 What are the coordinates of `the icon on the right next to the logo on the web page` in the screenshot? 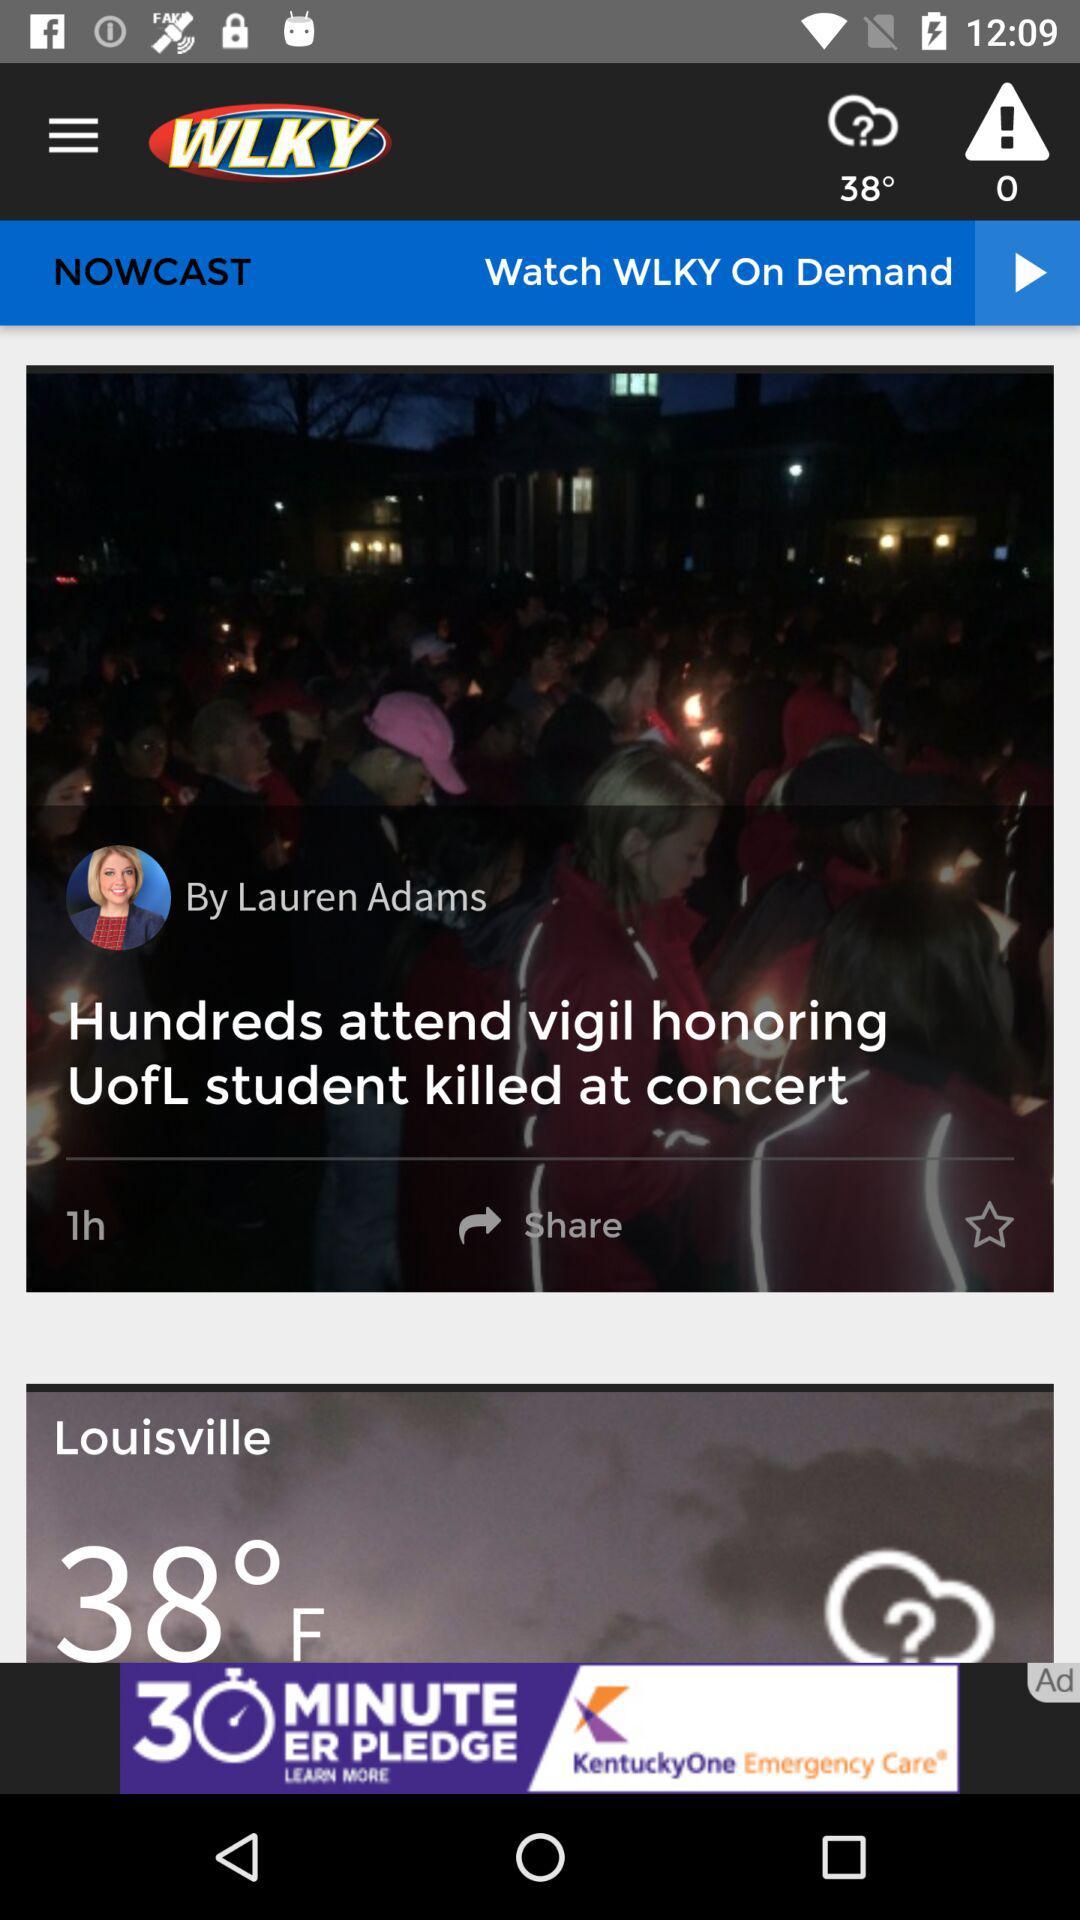 It's located at (862, 119).